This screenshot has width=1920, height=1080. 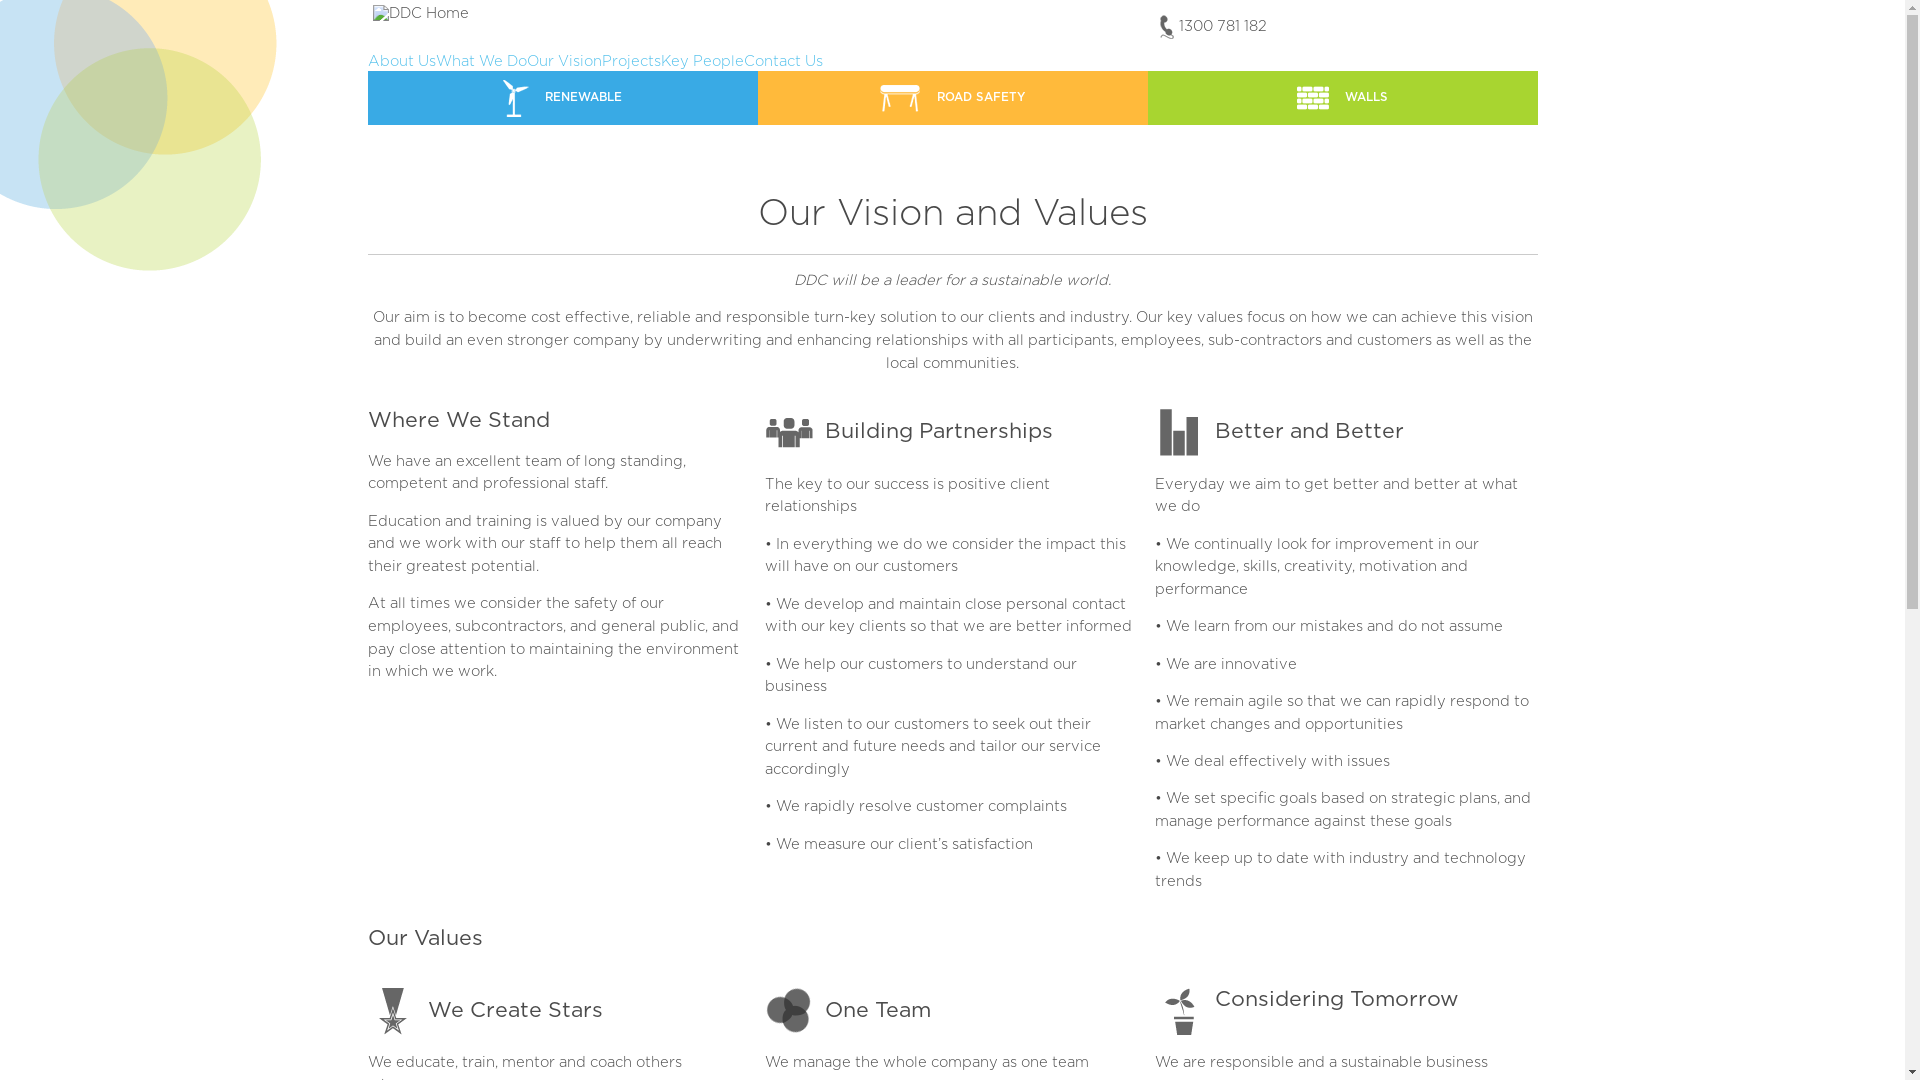 I want to click on 'Key People', so click(x=660, y=60).